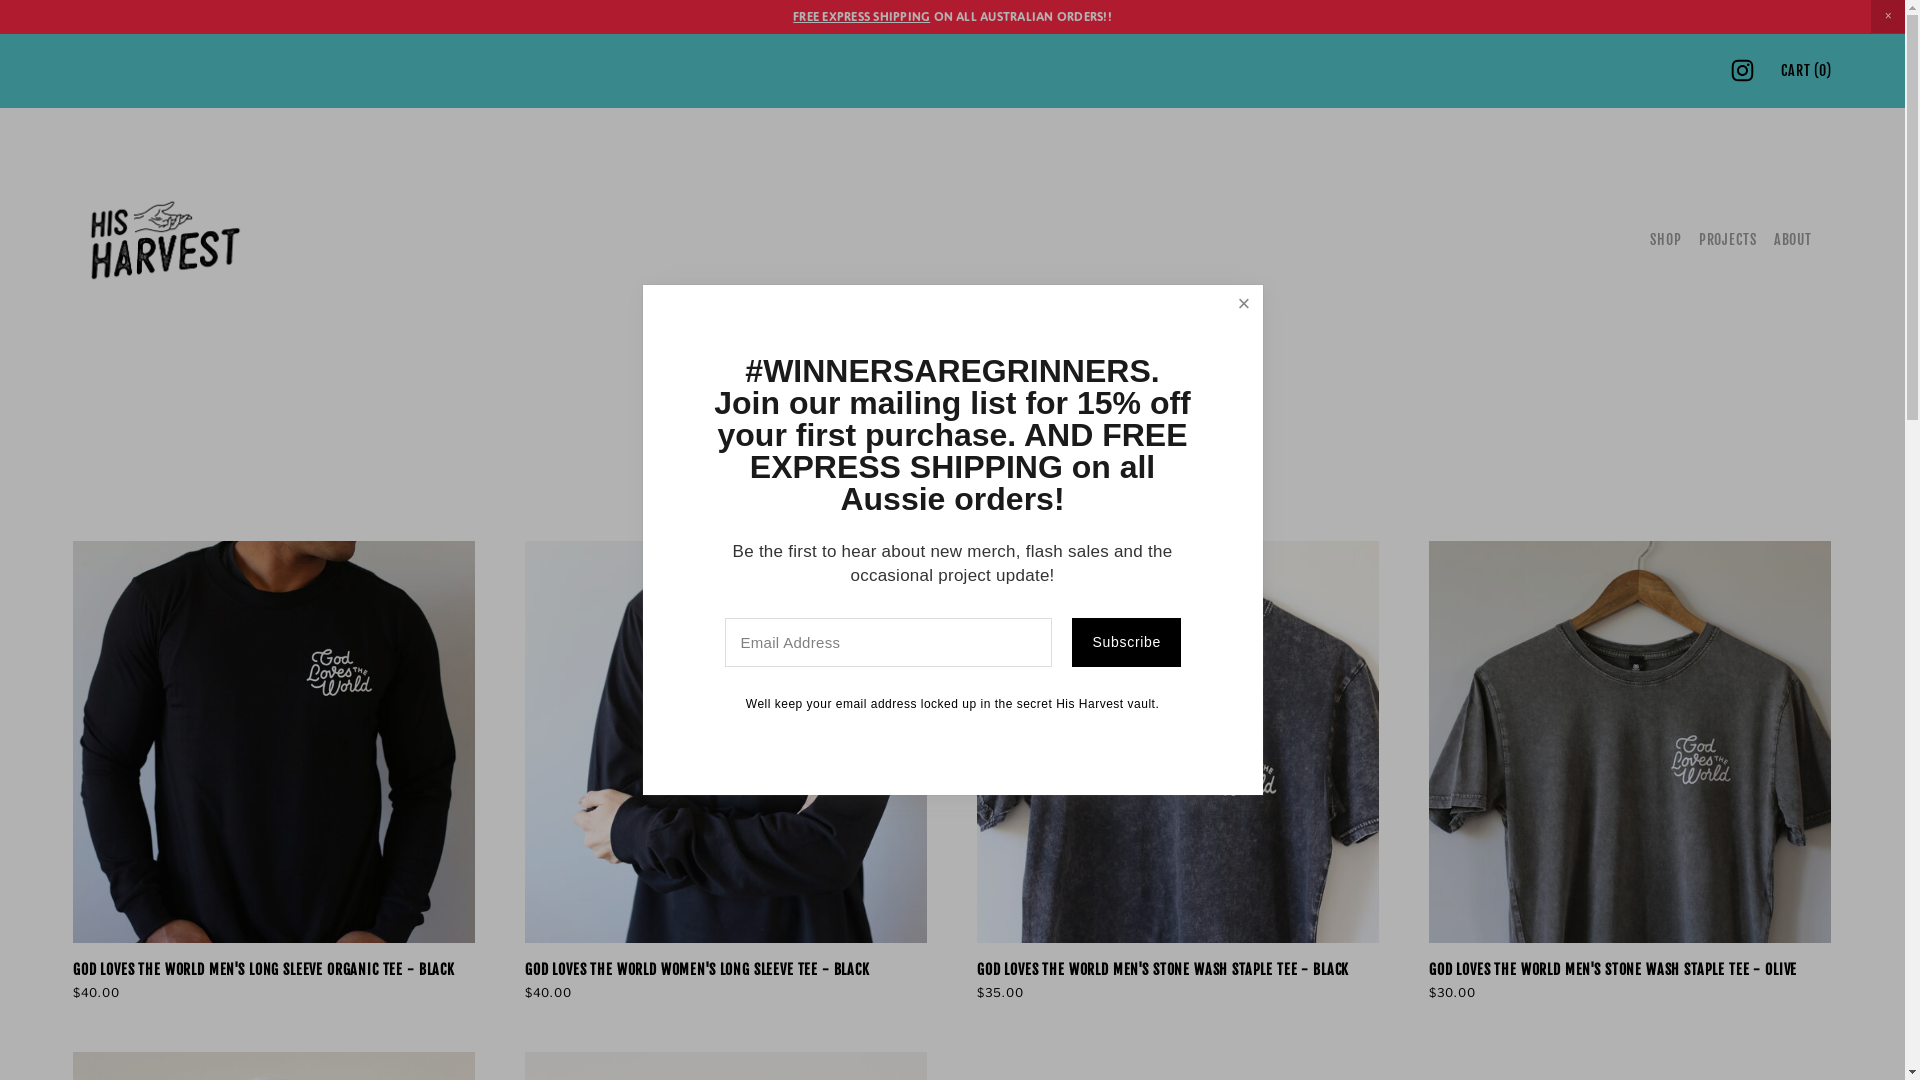  Describe the element at coordinates (1806, 69) in the screenshot. I see `'CART 0'` at that location.